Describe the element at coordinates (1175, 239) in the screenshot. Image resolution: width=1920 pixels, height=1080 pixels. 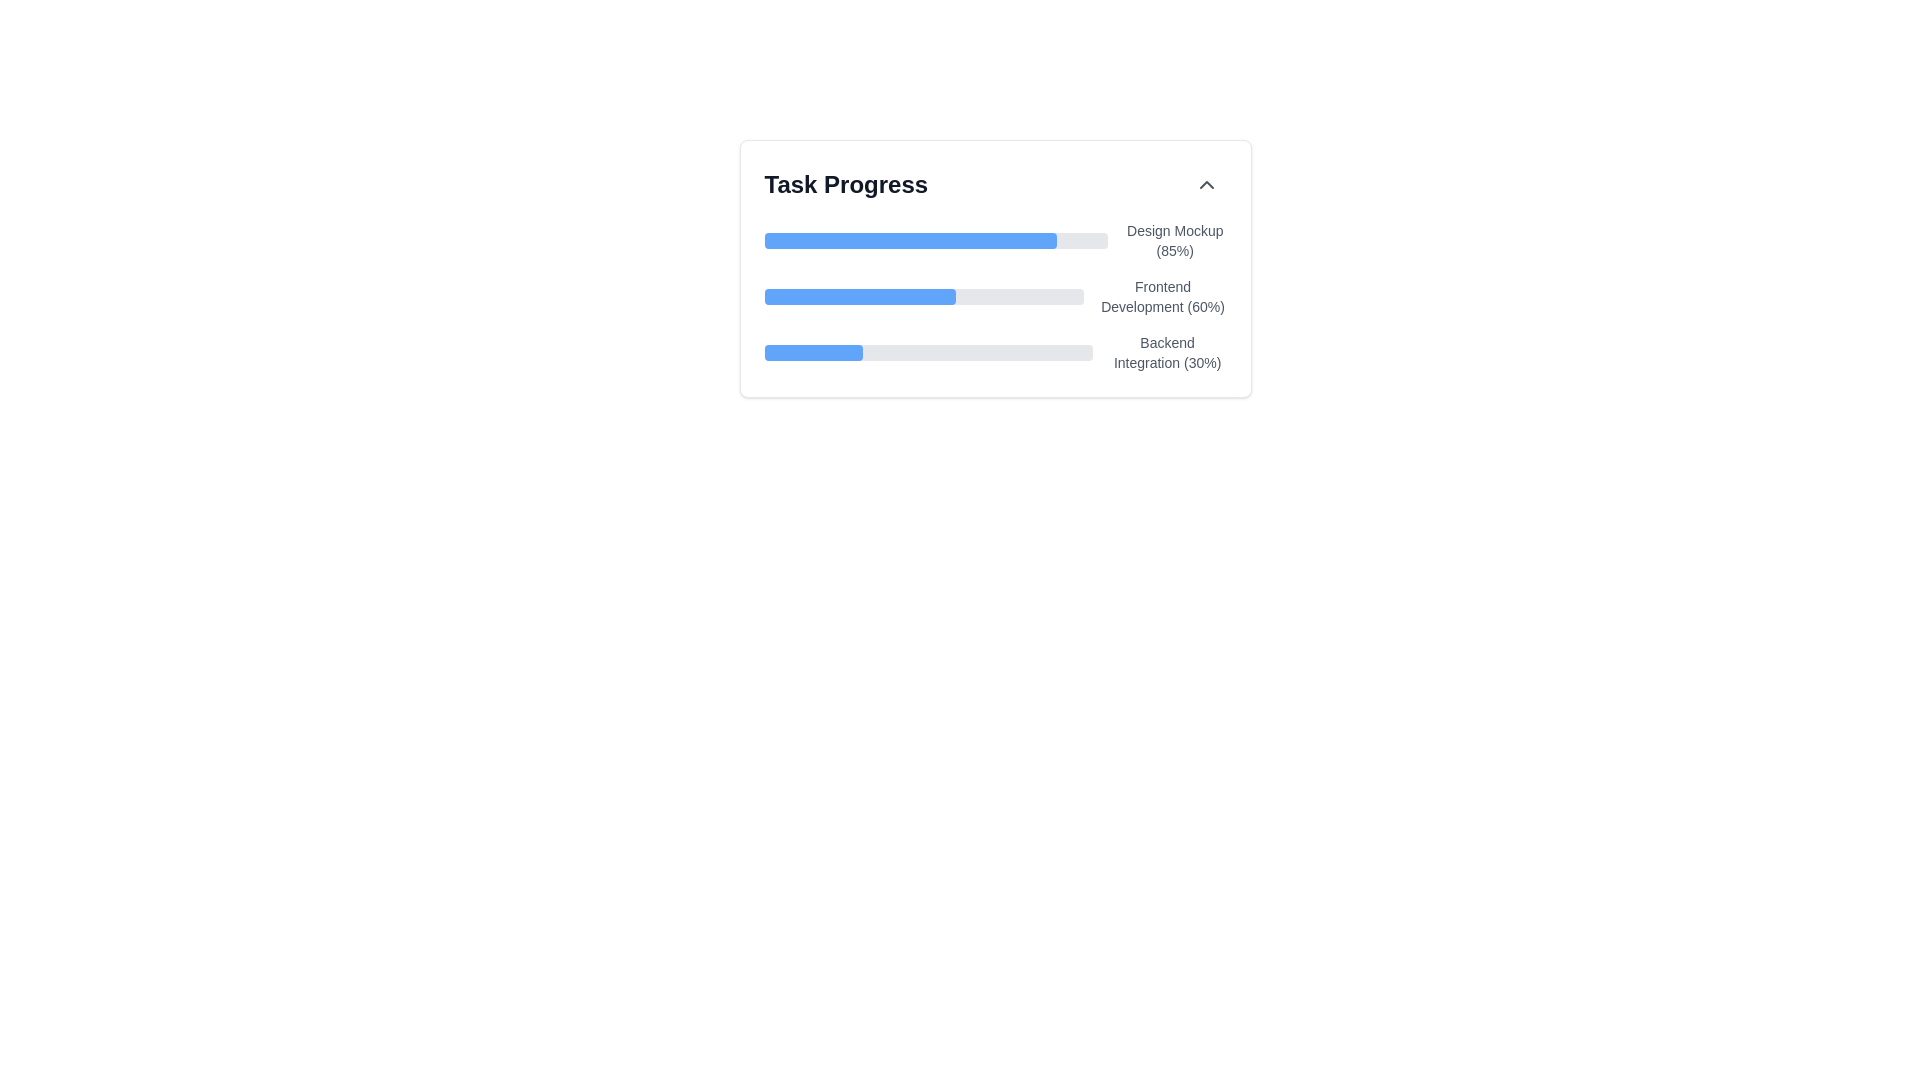
I see `the text element providing information about the 'Design Mockup' task progress, which indicates an 85% completion level and is located on the right side of the progress bar` at that location.